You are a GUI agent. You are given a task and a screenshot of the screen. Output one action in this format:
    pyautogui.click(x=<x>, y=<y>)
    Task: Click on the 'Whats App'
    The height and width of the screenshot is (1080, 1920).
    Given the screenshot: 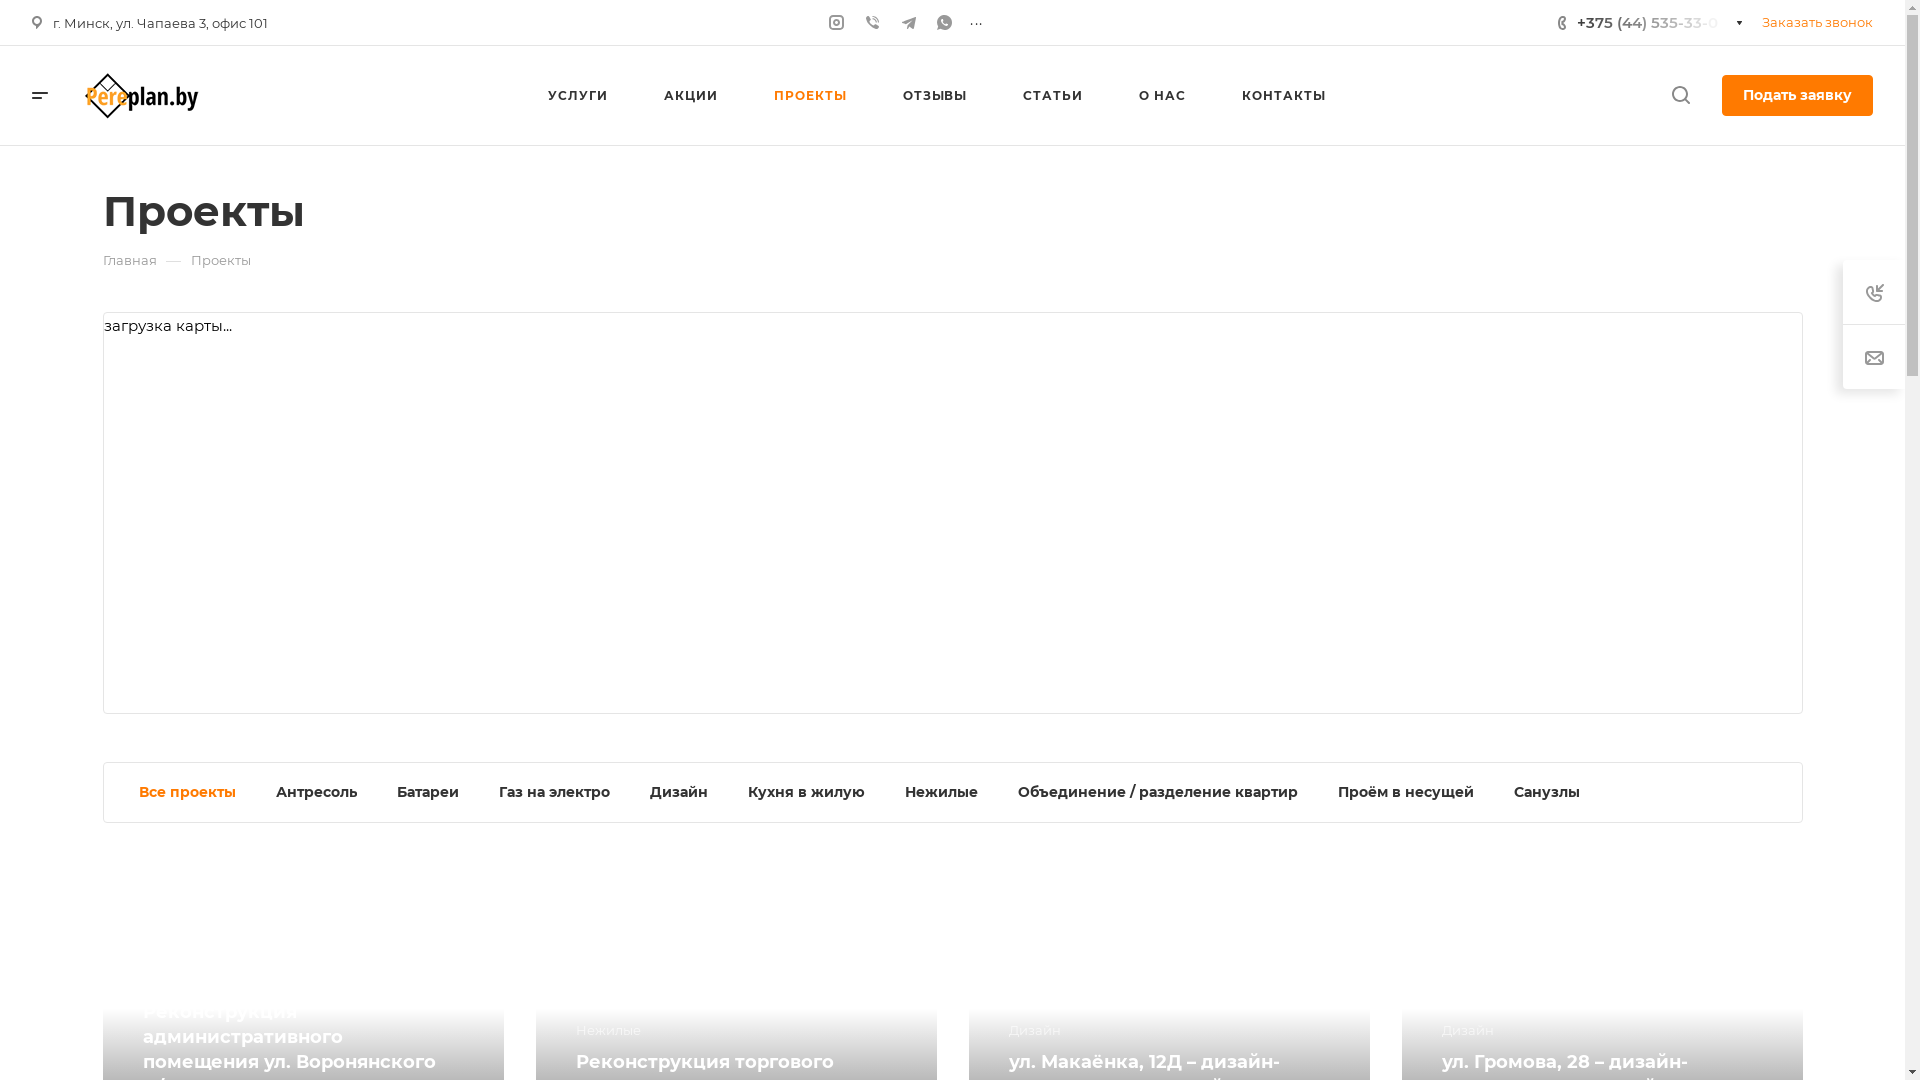 What is the action you would take?
    pyautogui.click(x=944, y=22)
    